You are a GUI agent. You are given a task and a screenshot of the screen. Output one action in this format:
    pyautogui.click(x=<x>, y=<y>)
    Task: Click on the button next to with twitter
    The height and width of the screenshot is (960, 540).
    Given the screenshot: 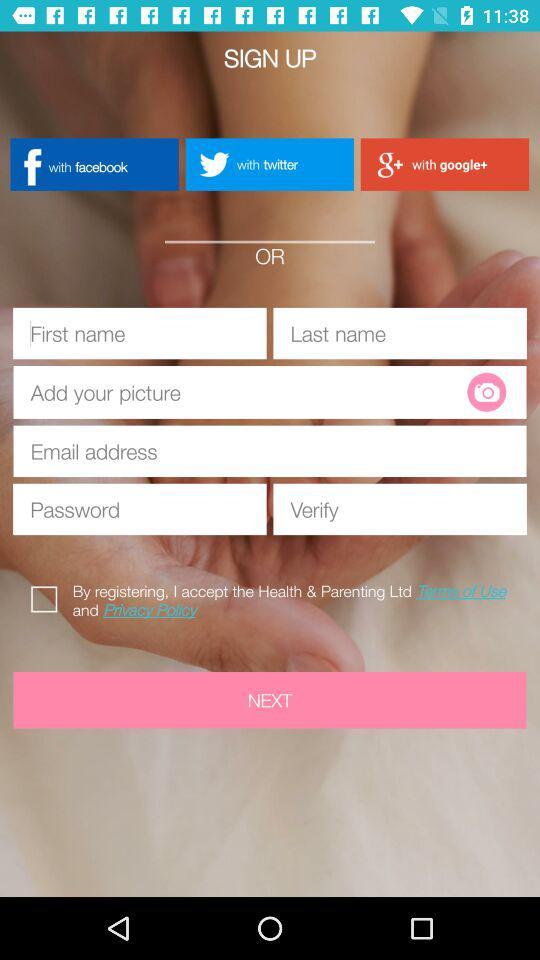 What is the action you would take?
    pyautogui.click(x=444, y=163)
    